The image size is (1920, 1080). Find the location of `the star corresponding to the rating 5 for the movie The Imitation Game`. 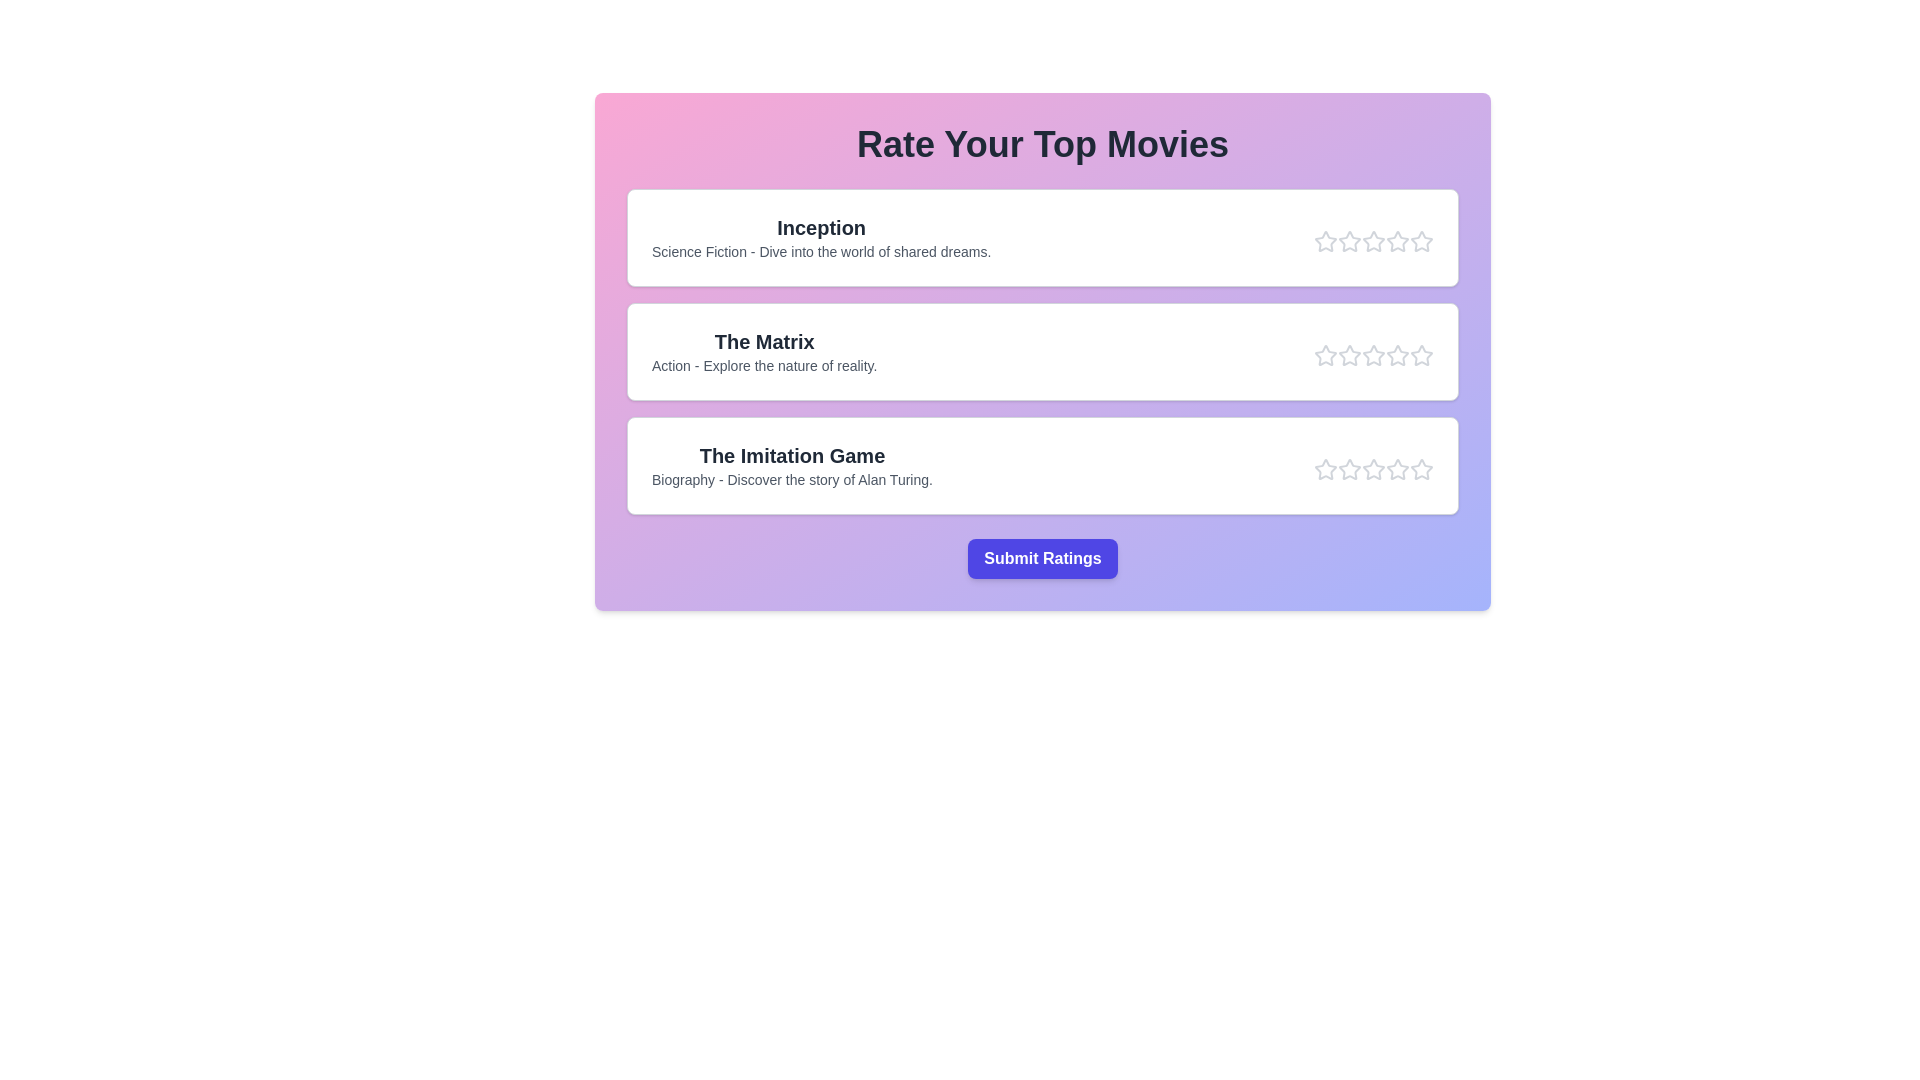

the star corresponding to the rating 5 for the movie The Imitation Game is located at coordinates (1420, 470).